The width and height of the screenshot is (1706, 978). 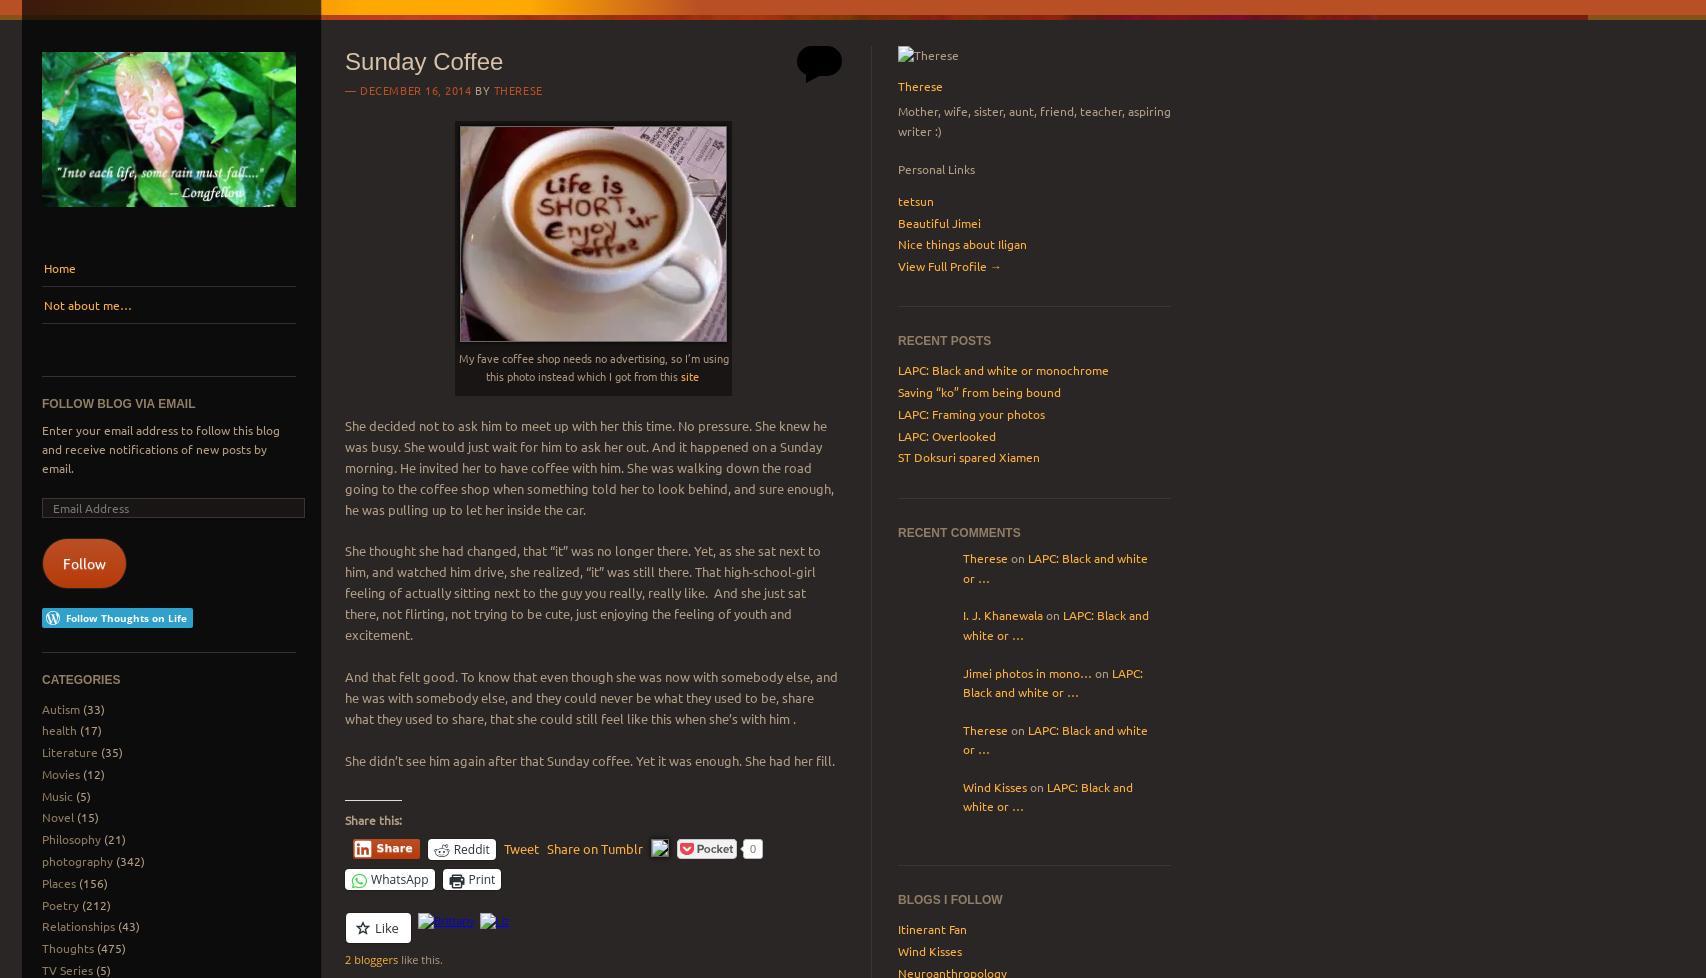 What do you see at coordinates (949, 265) in the screenshot?
I see `'View Full Profile →'` at bounding box center [949, 265].